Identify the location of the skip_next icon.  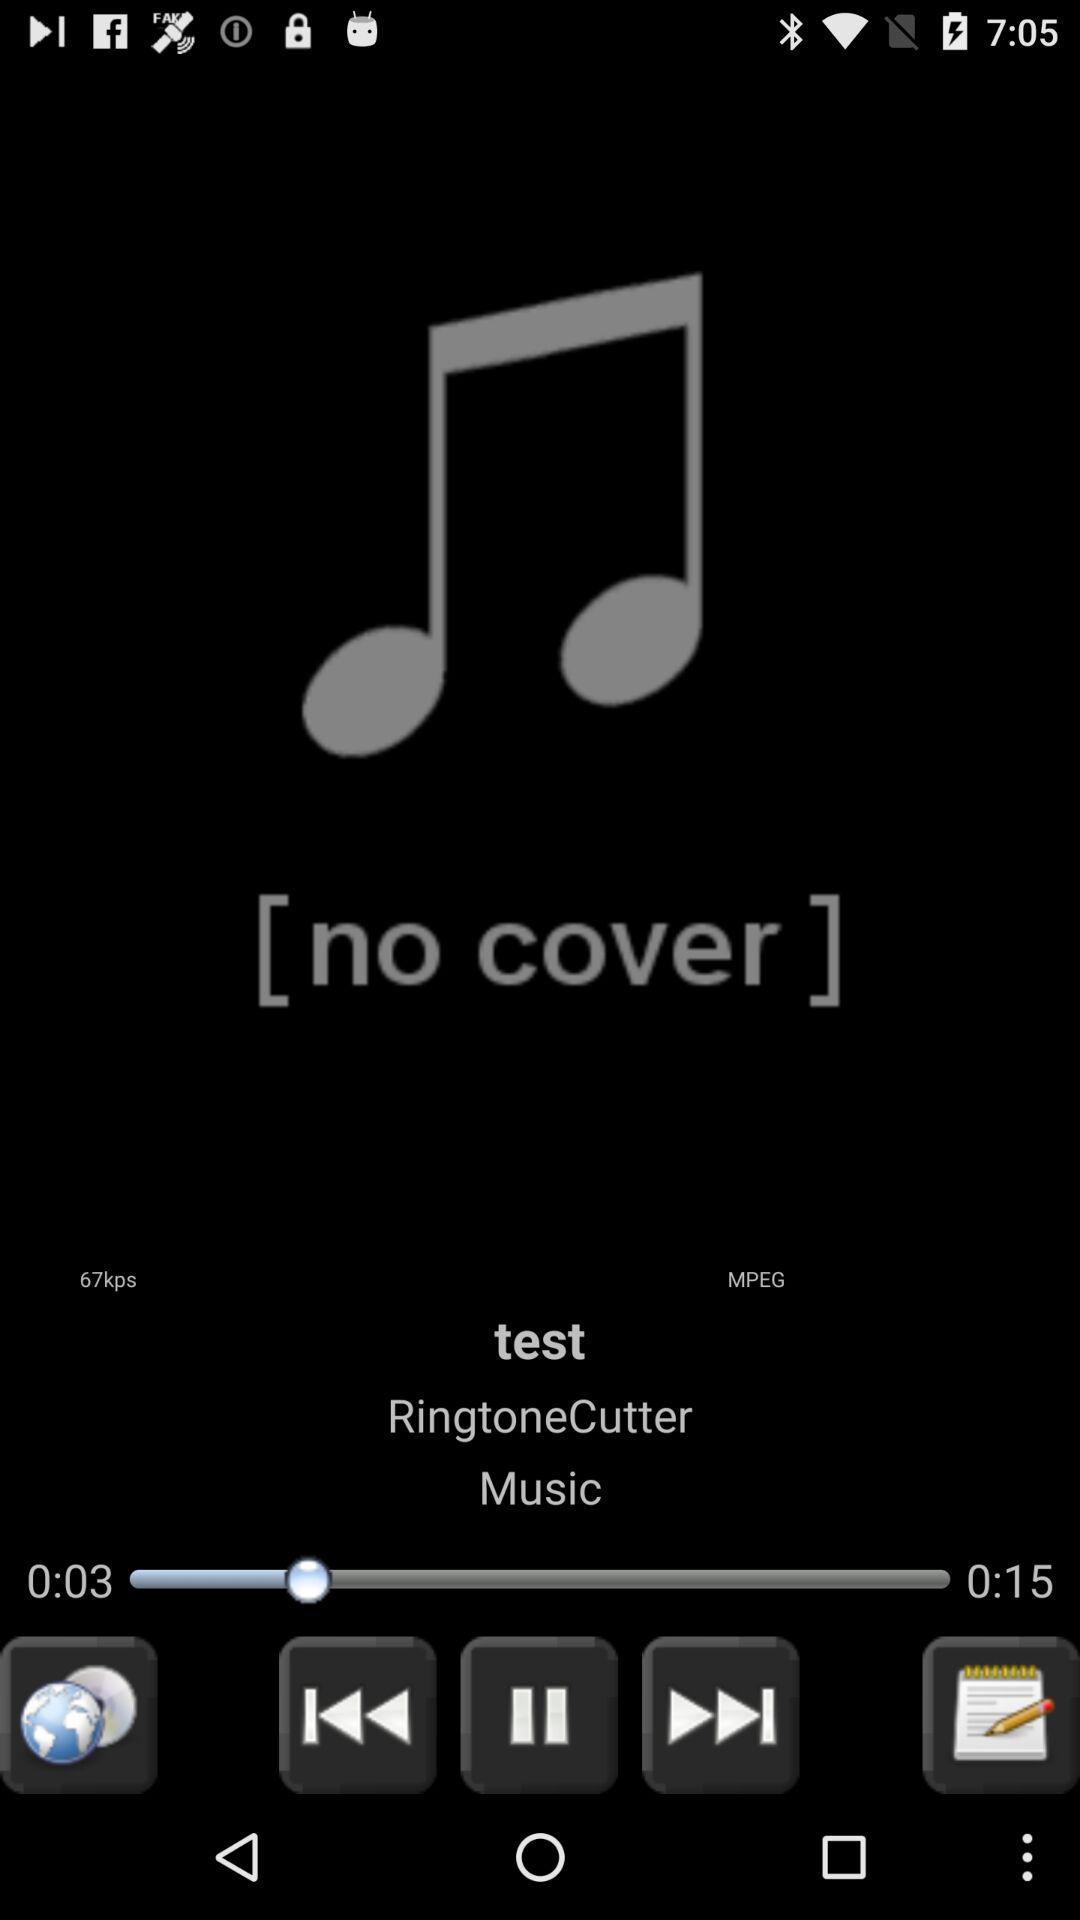
(720, 1835).